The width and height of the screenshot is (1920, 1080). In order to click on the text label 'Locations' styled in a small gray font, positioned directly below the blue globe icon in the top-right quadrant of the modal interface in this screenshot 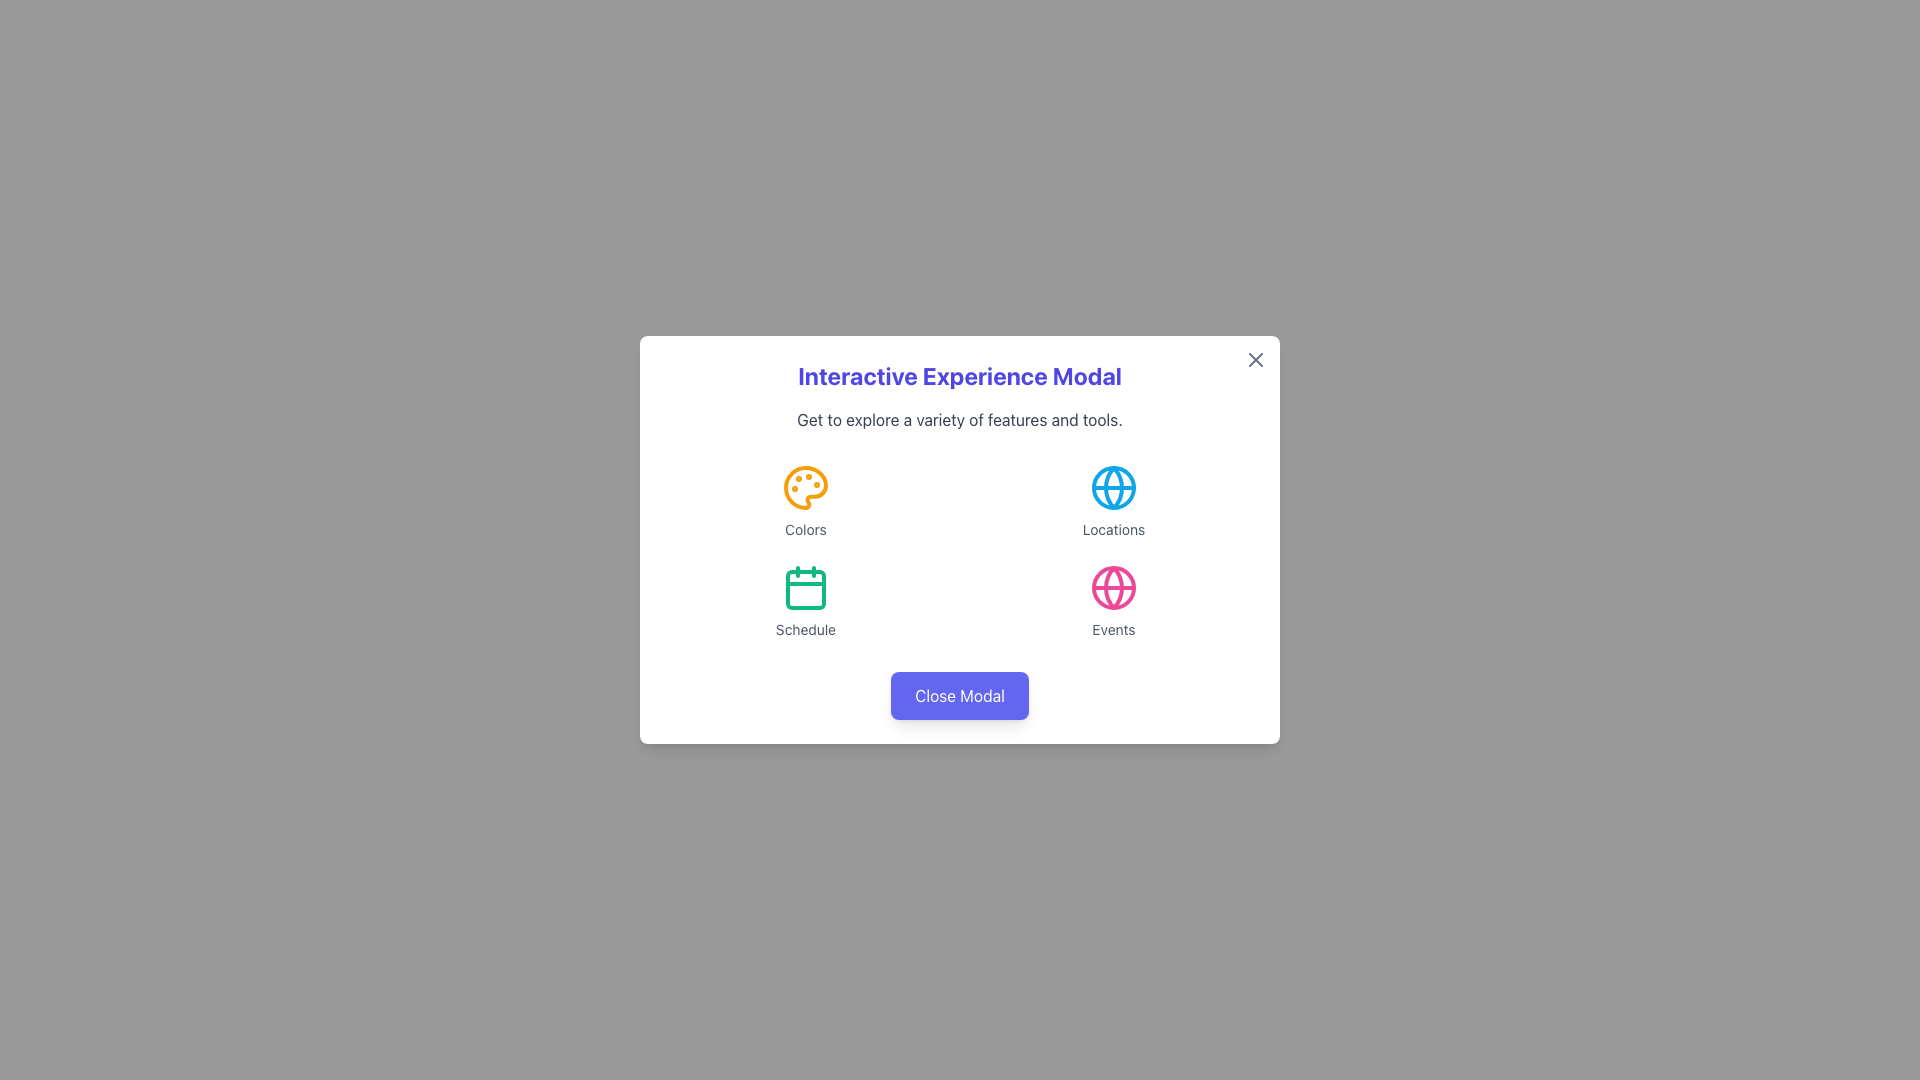, I will do `click(1112, 528)`.